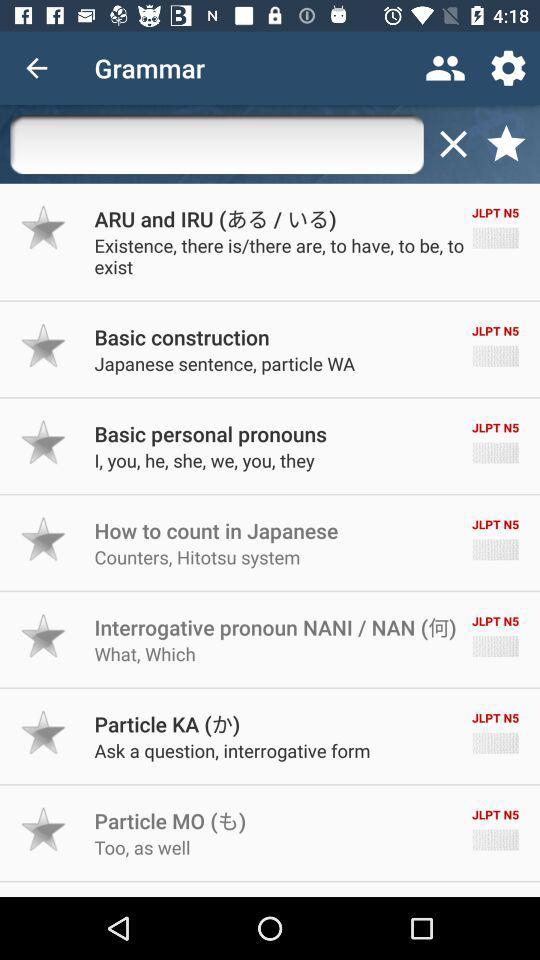 The height and width of the screenshot is (960, 540). Describe the element at coordinates (216, 143) in the screenshot. I see `search criteria` at that location.